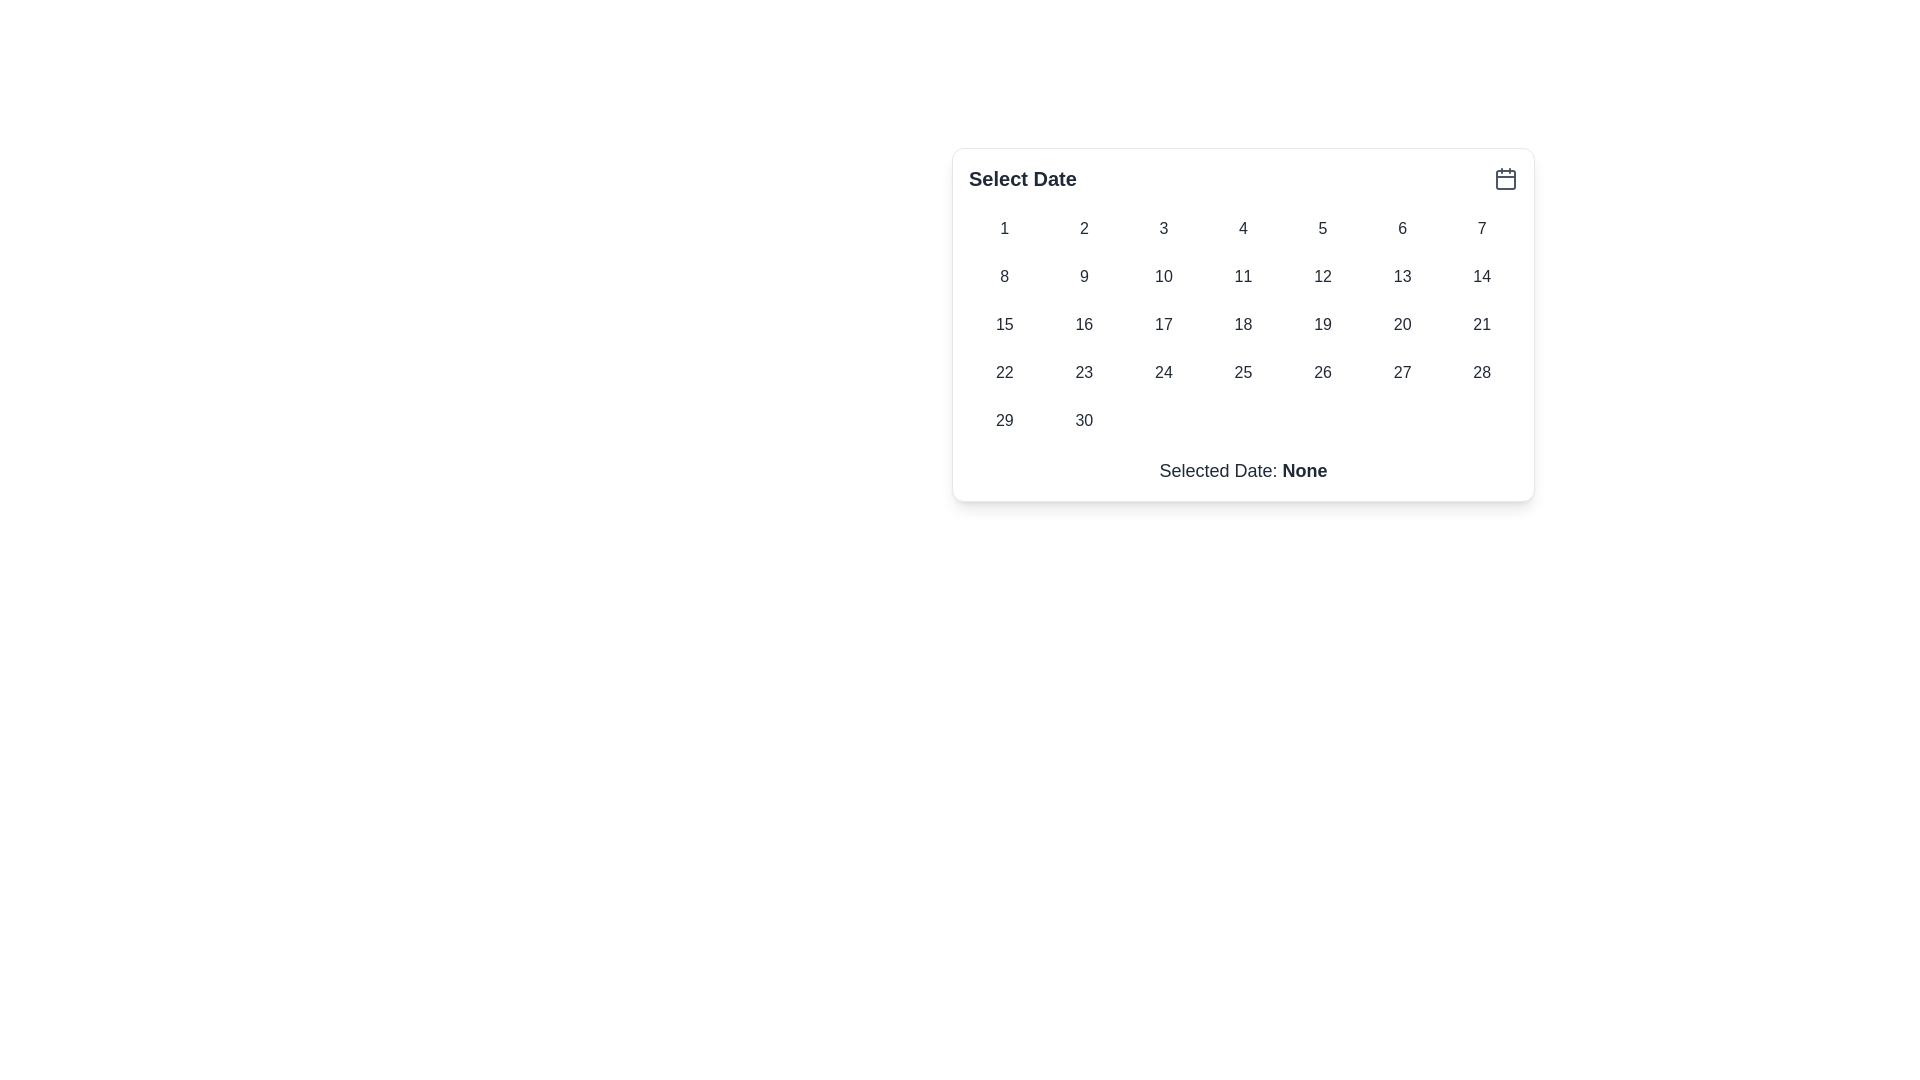 This screenshot has width=1920, height=1080. I want to click on the date selector button representing the date '9' in the calendar widget, located in the second row and second column of the grid, so click(1083, 277).